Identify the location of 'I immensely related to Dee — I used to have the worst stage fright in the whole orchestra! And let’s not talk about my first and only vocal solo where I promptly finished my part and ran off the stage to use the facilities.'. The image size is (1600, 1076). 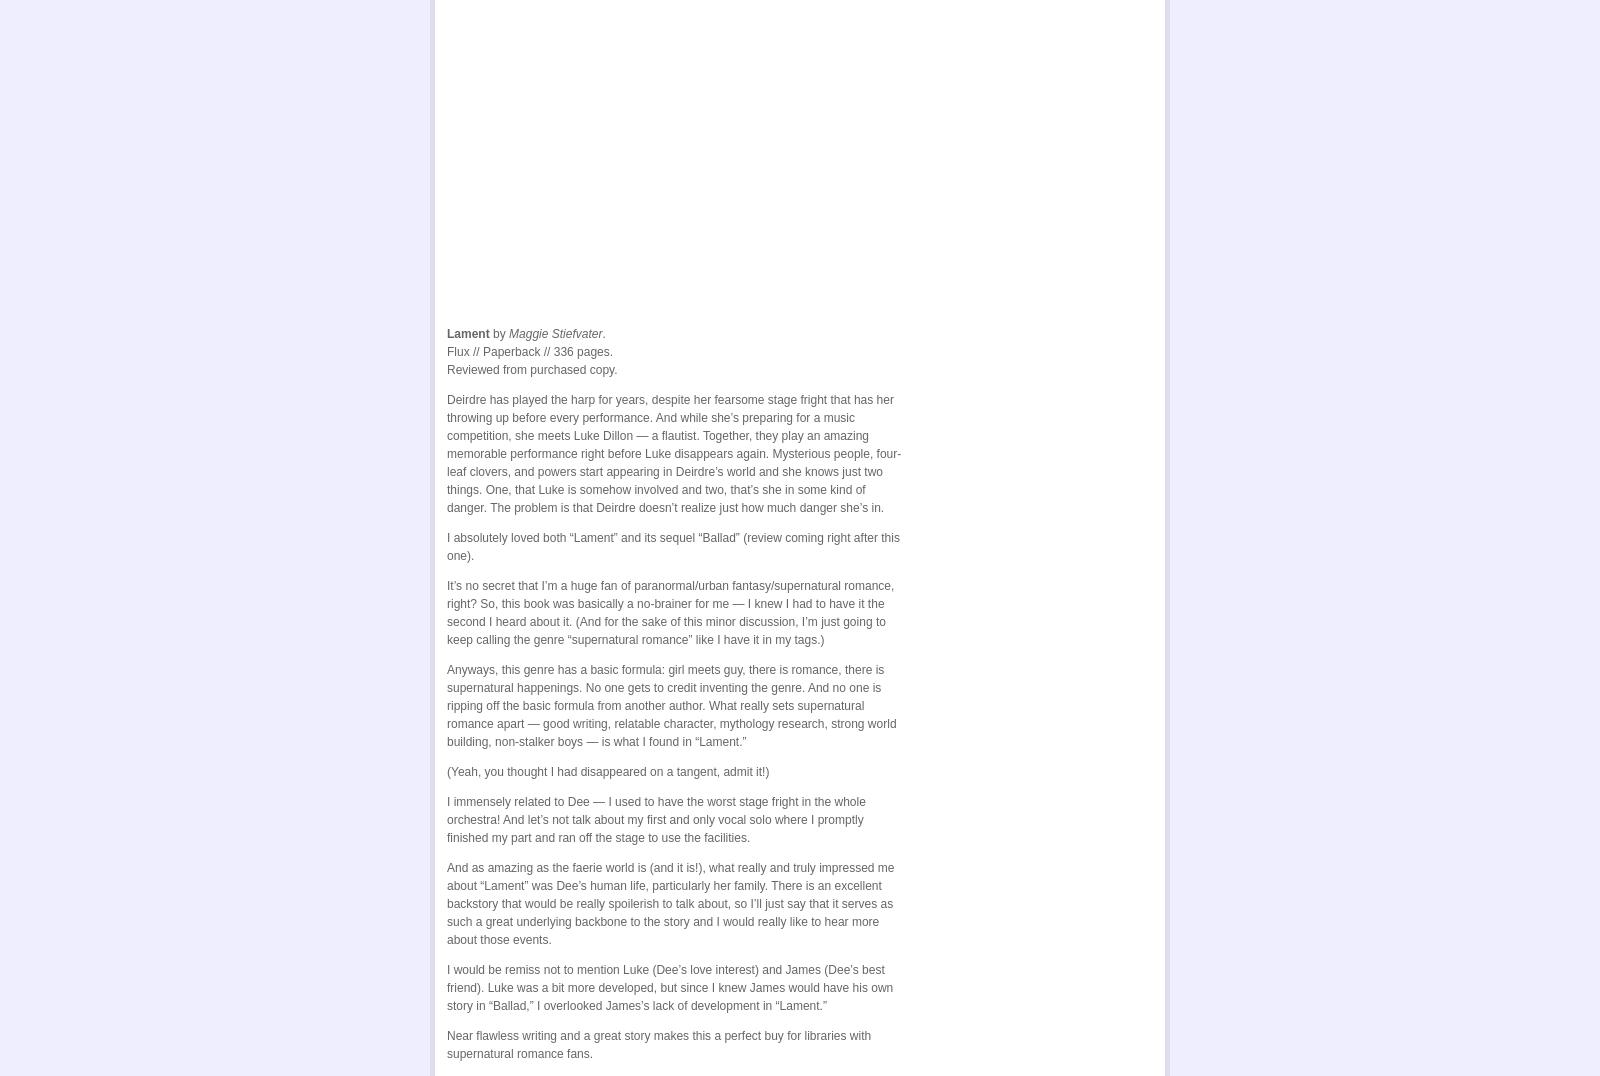
(656, 815).